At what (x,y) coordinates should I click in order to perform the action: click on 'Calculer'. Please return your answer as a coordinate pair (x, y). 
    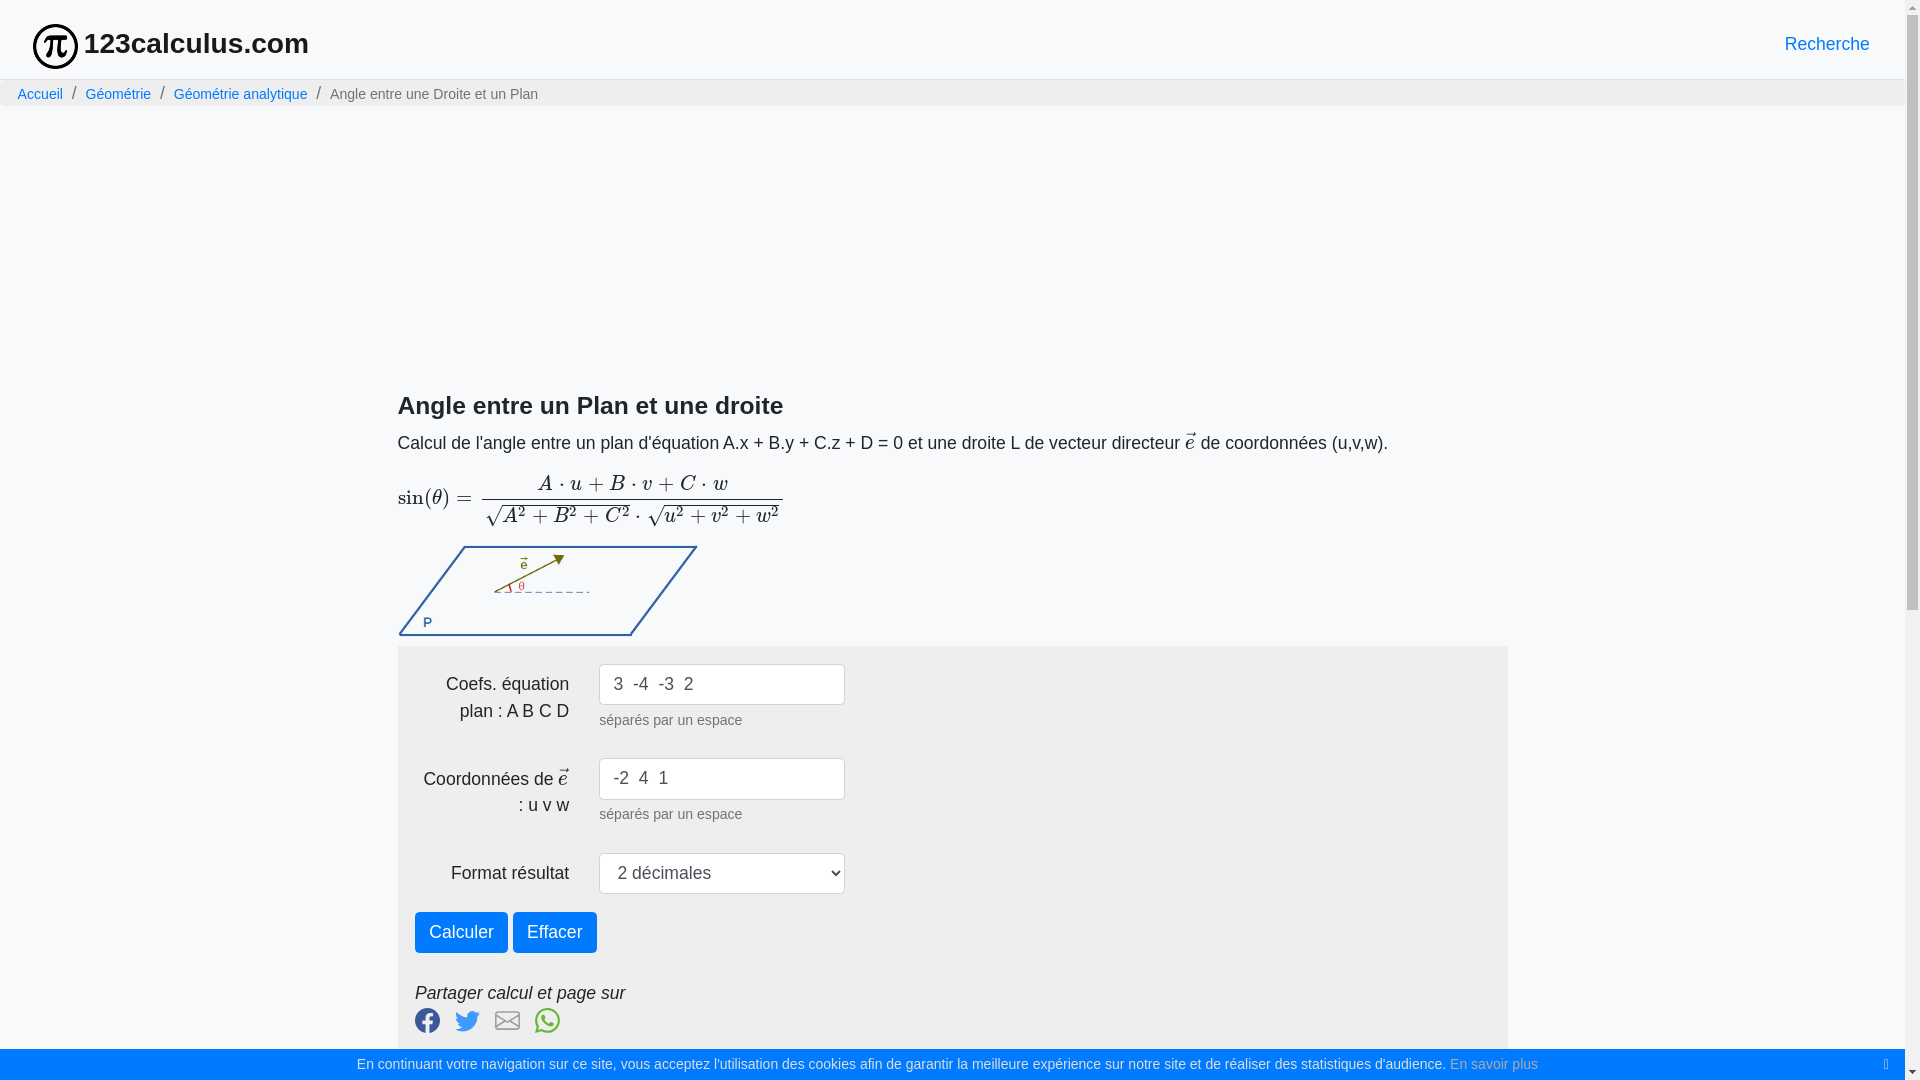
    Looking at the image, I should click on (413, 933).